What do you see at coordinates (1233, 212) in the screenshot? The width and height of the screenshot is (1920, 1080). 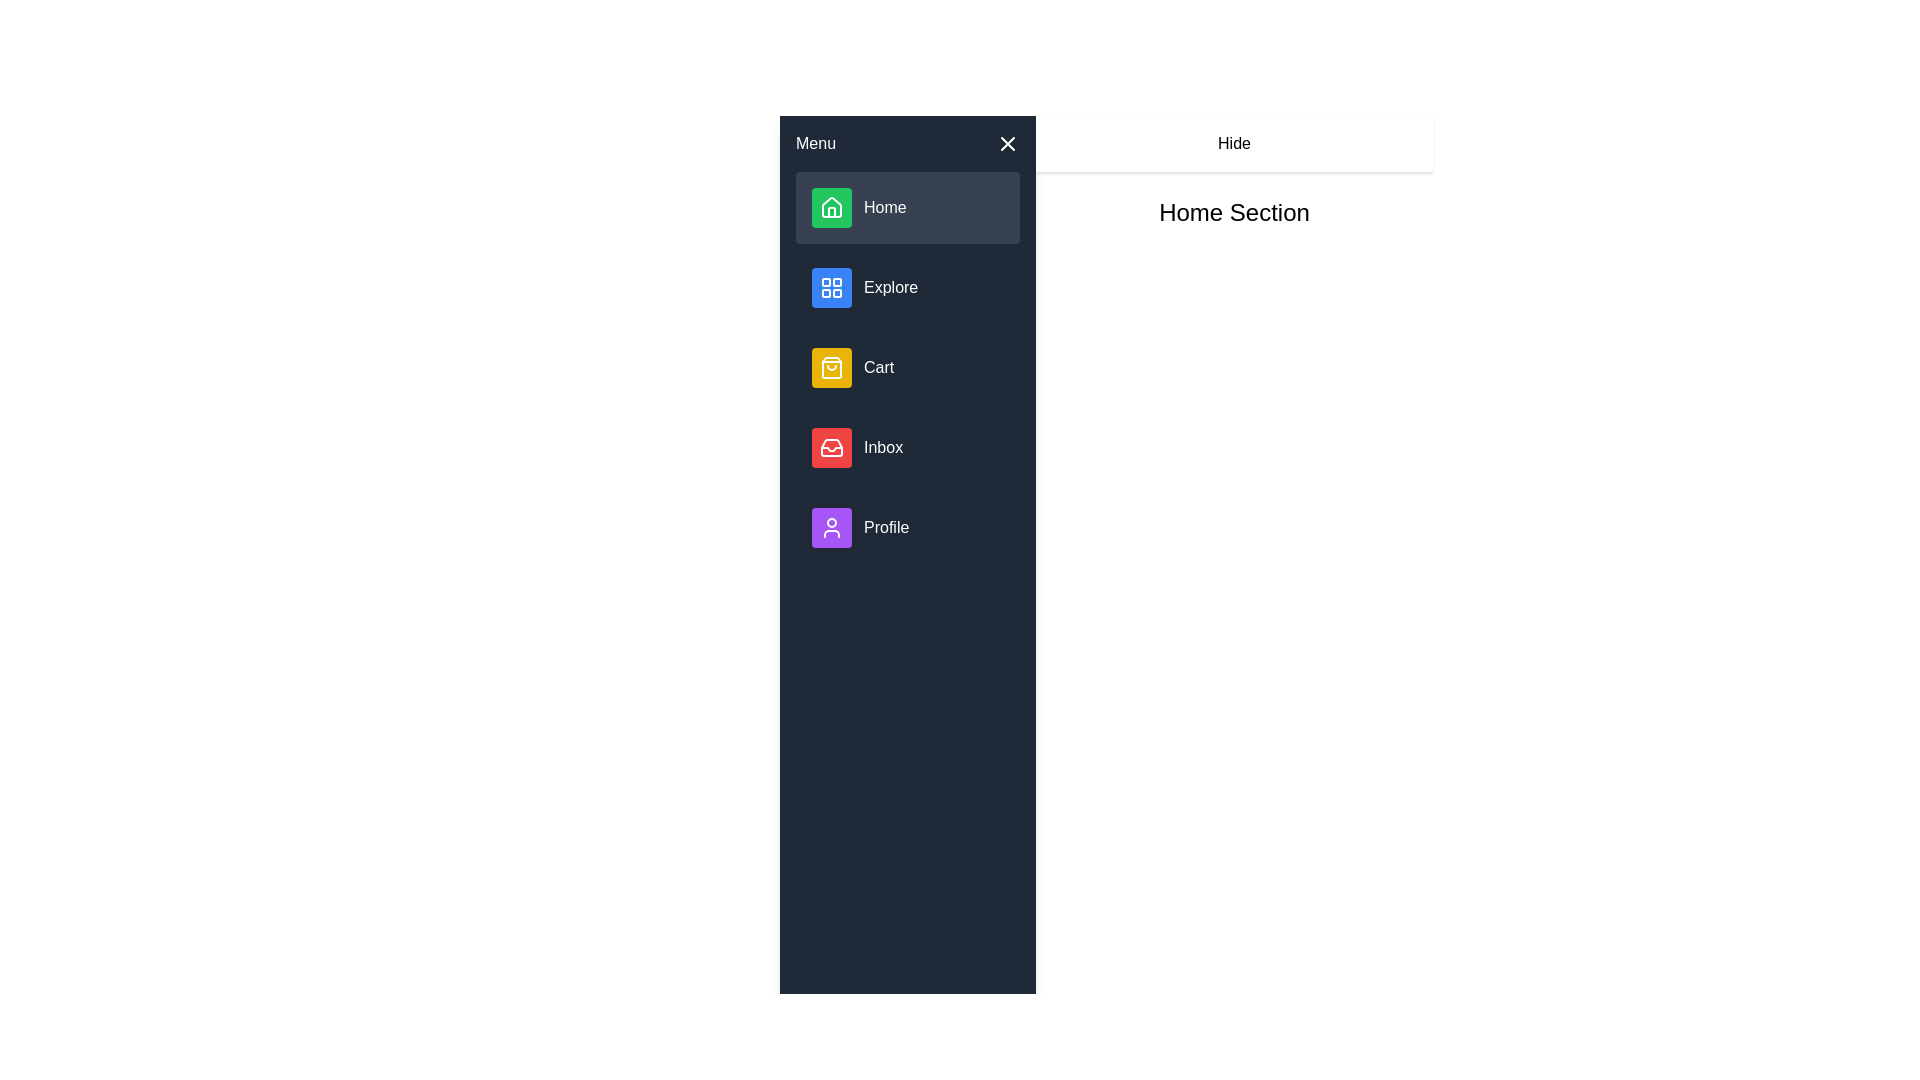 I see `the 'Home Section' text label, which is a large black font label against a white background, located to the right of the sidebar menu` at bounding box center [1233, 212].